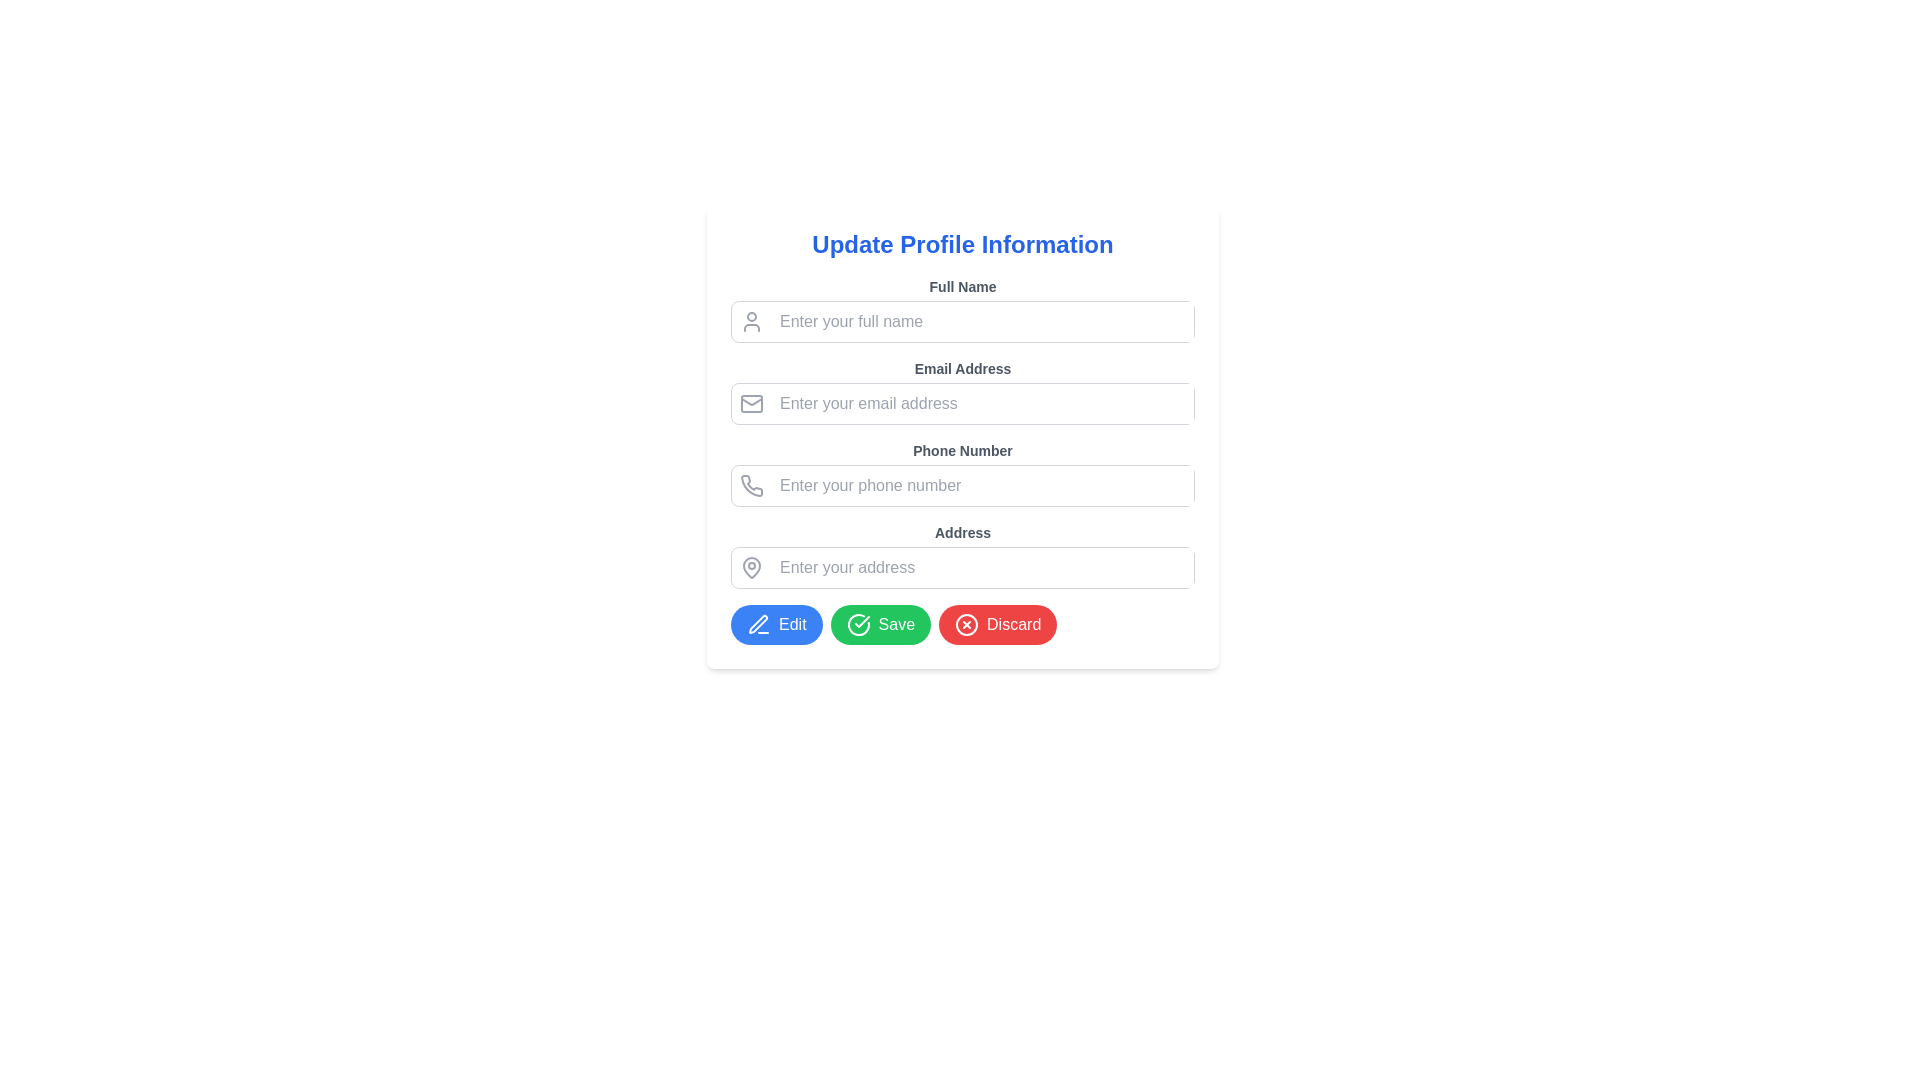  Describe the element at coordinates (967, 623) in the screenshot. I see `the SVG Circle Element that represents the cancellation icon, located near the discard button towards the lower-right end of the form` at that location.